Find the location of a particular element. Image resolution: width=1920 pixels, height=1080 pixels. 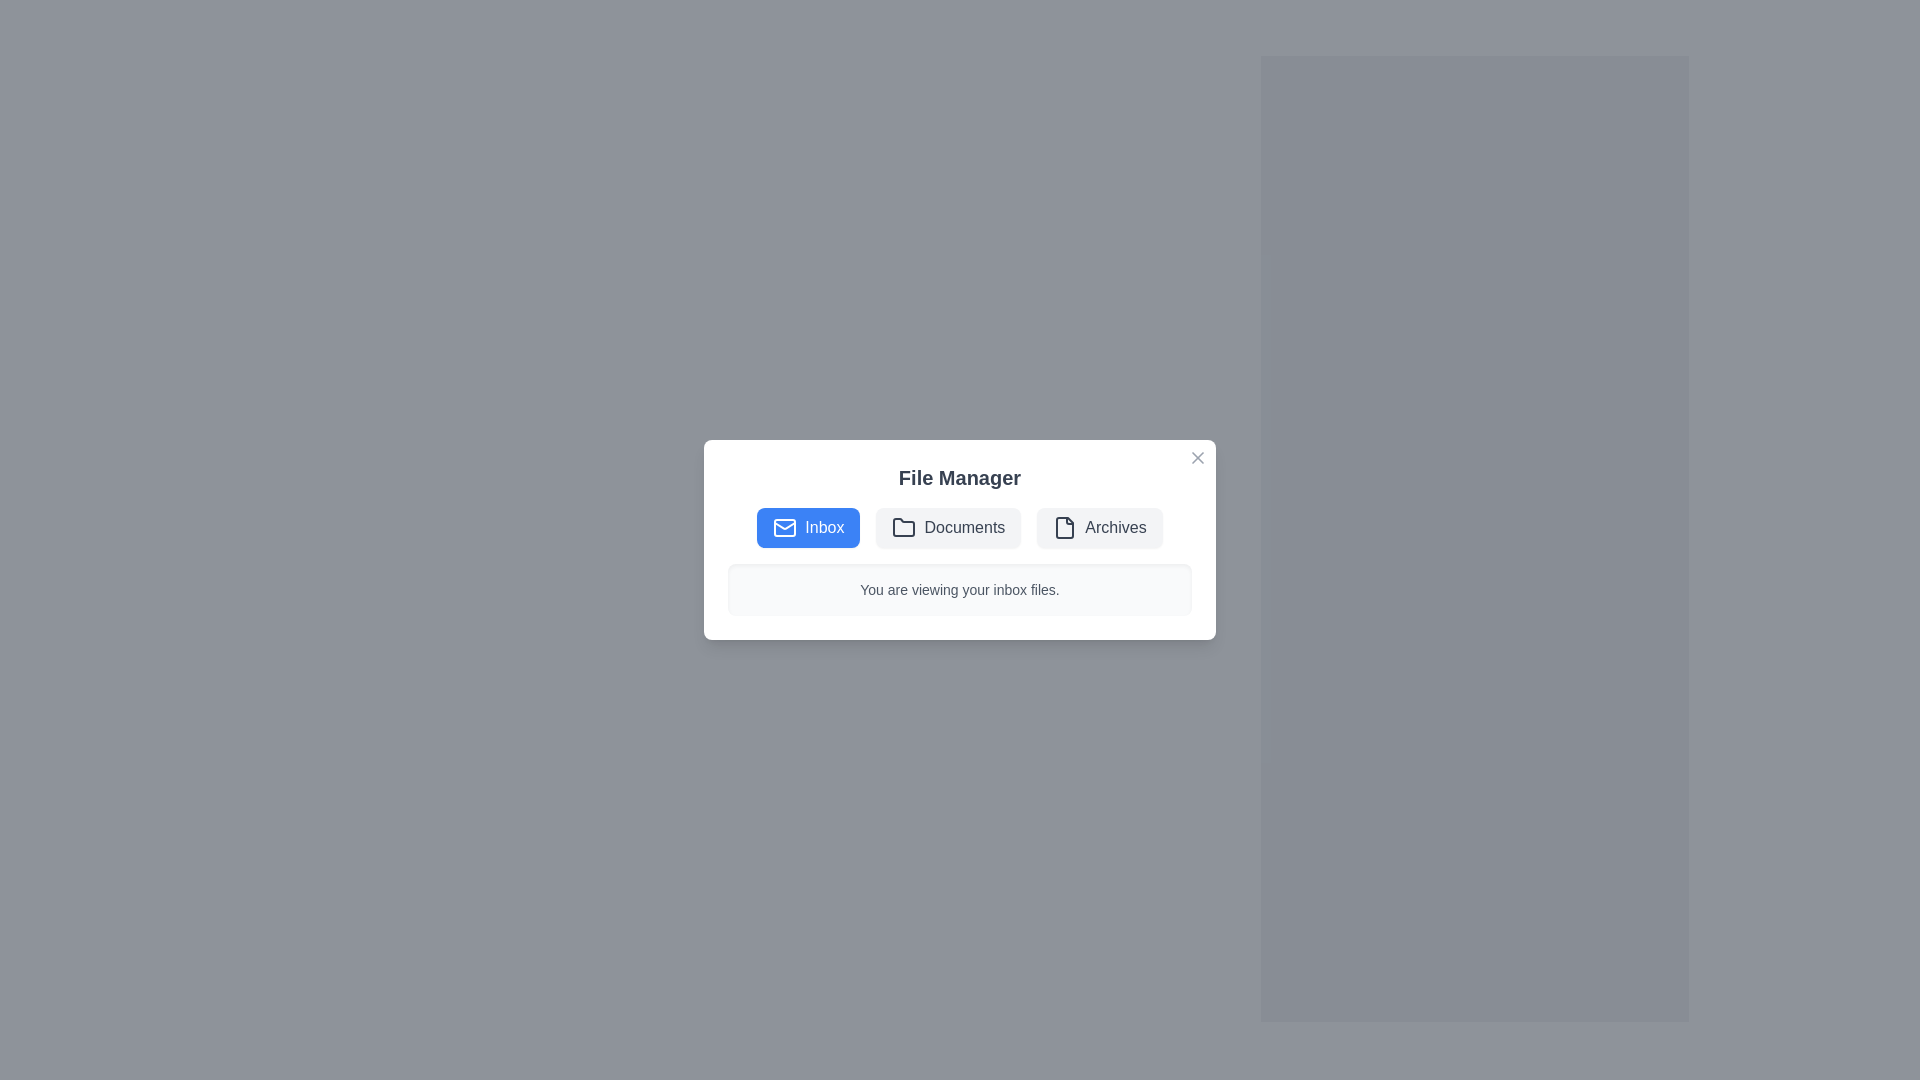

the Graphic icon representing a document or file within the 'Archives' button in the modal interface is located at coordinates (1064, 527).